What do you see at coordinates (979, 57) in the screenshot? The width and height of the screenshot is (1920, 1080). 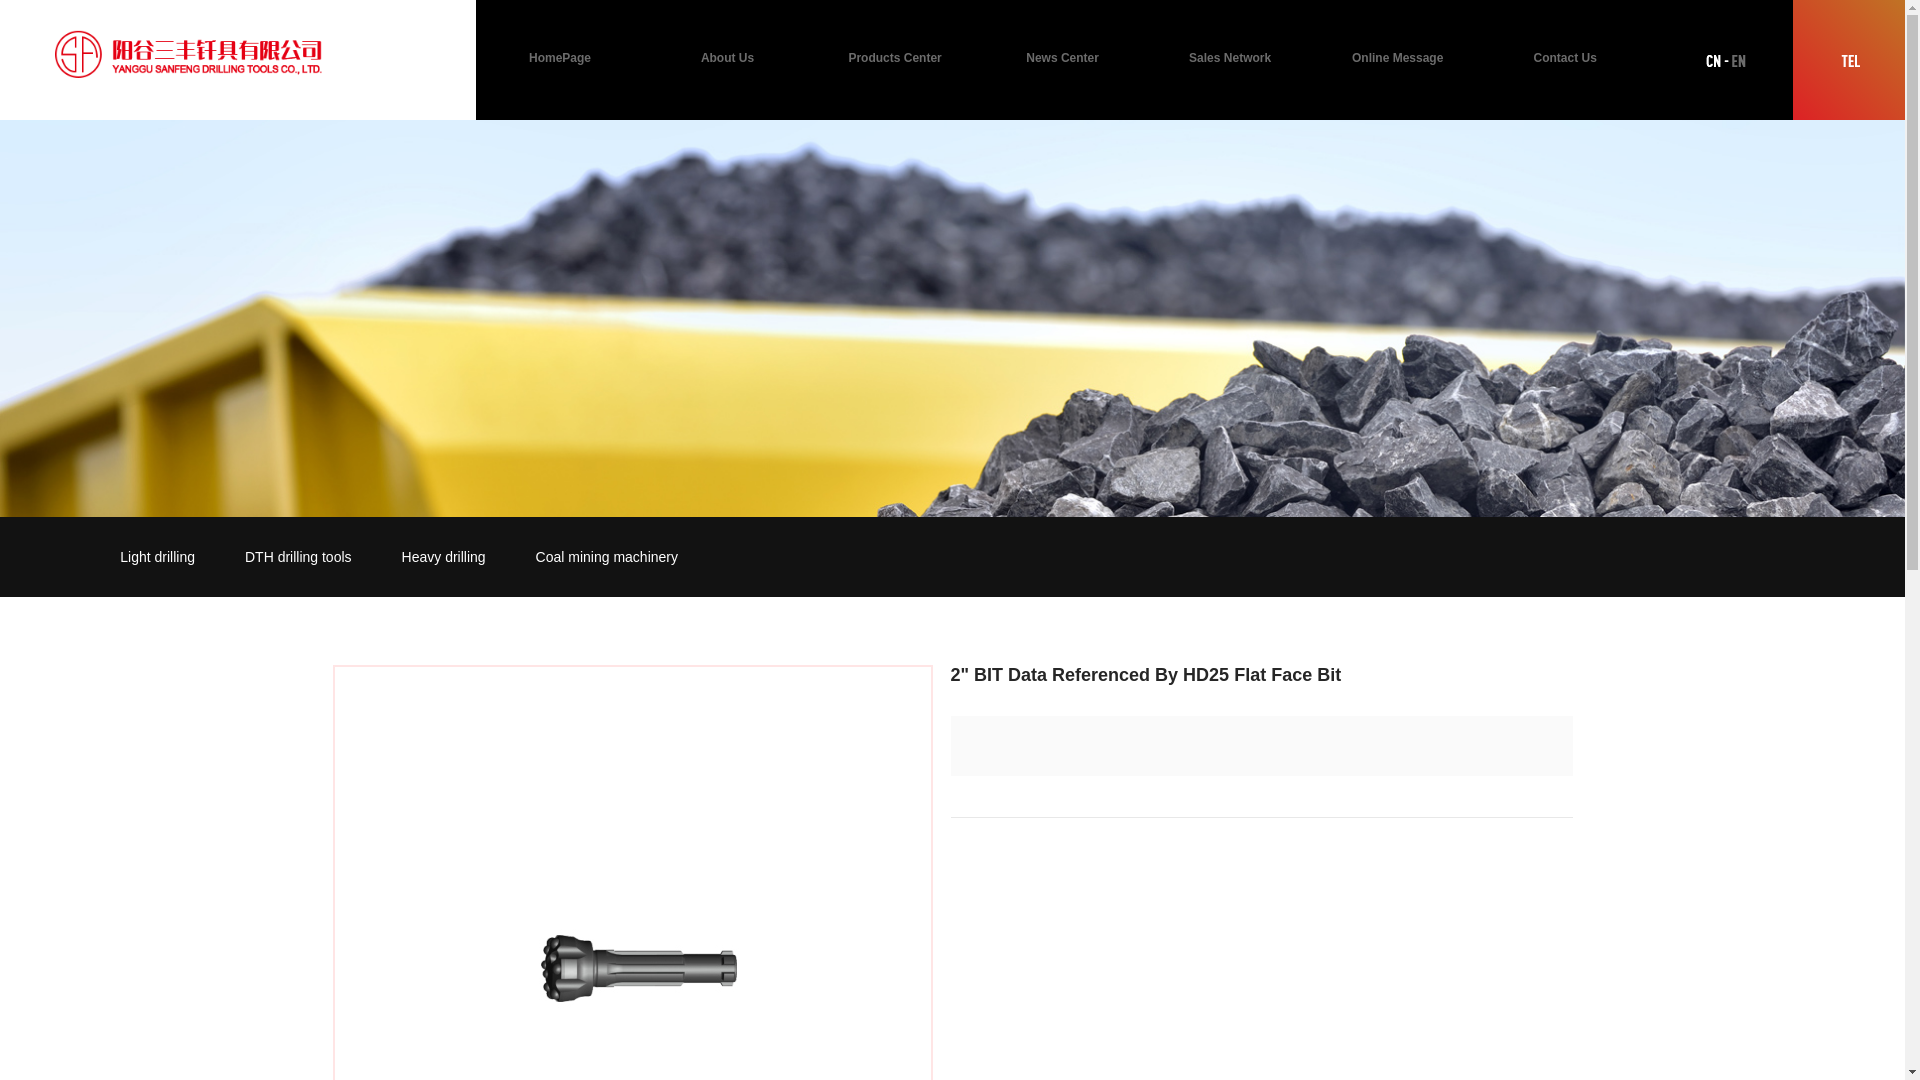 I see `'News Center'` at bounding box center [979, 57].